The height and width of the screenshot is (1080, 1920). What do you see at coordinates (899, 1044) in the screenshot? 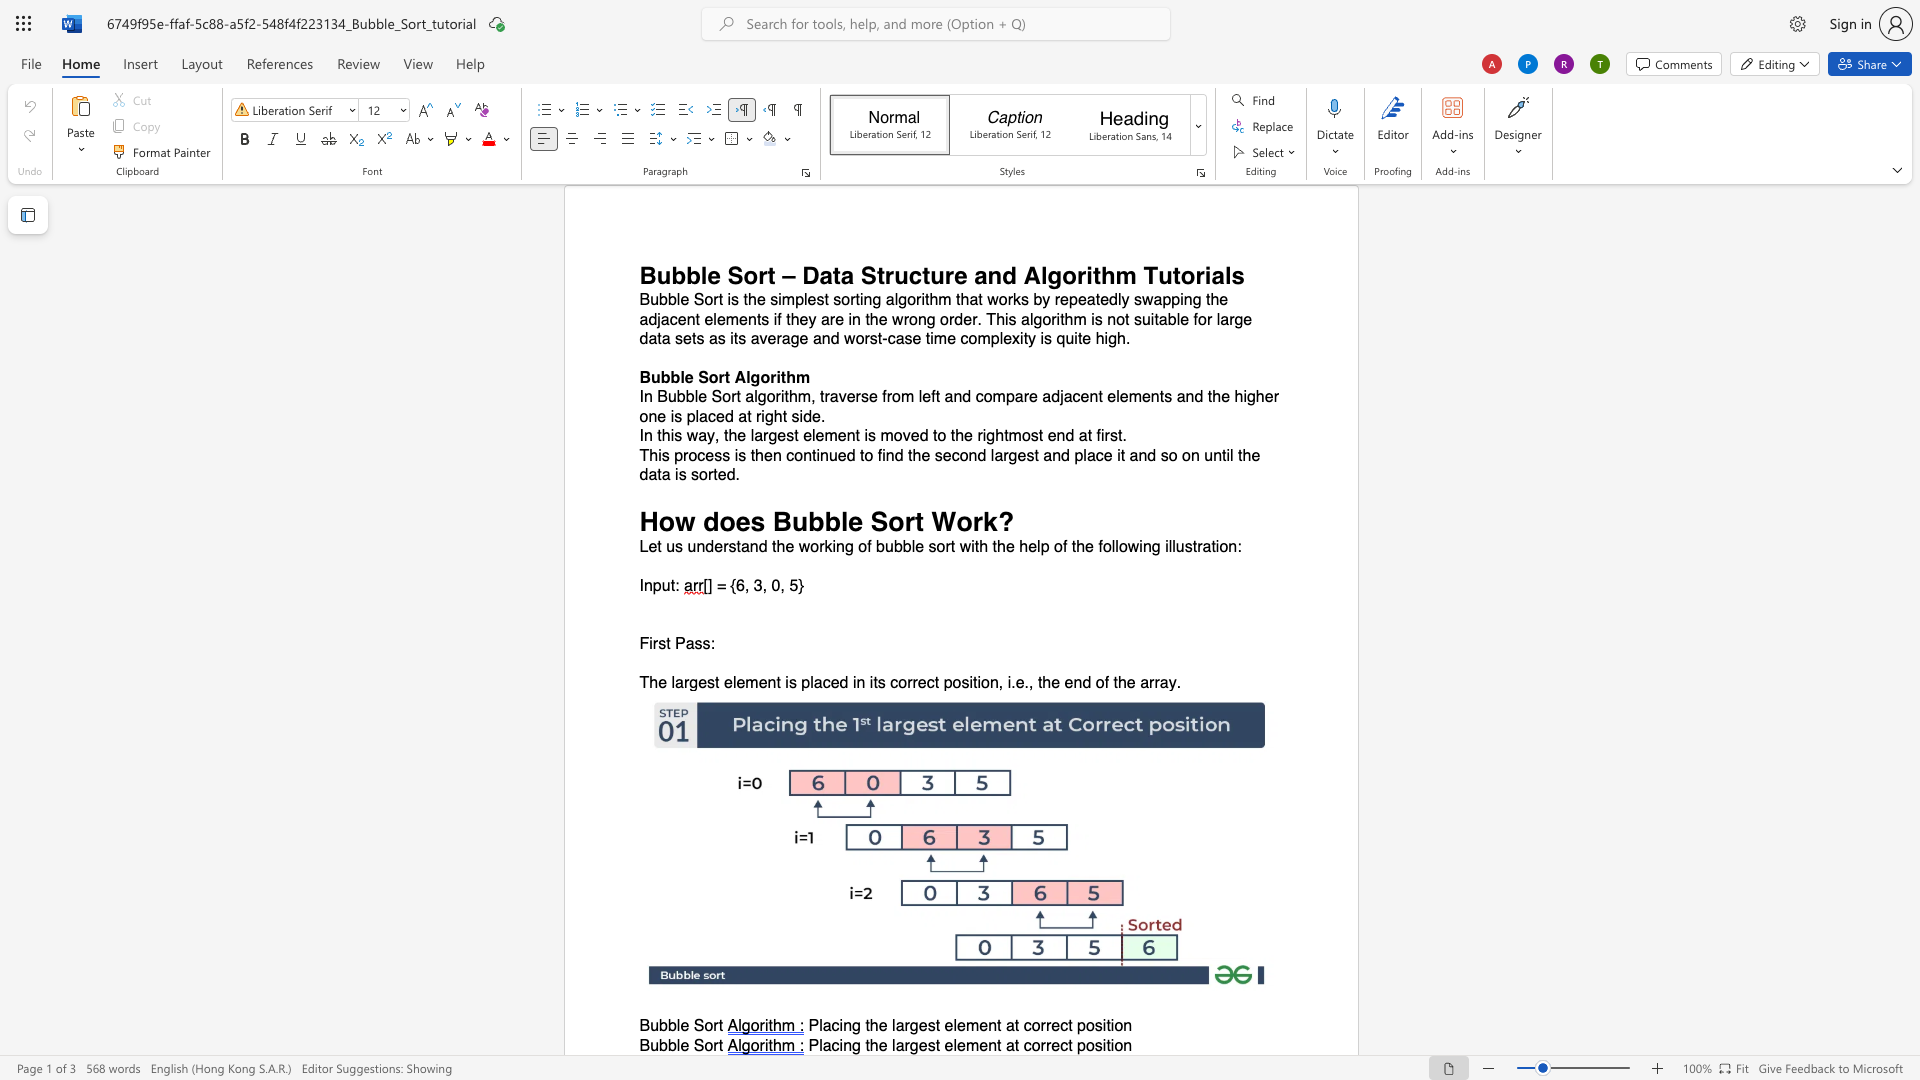
I see `the 2th character "a" in the text` at bounding box center [899, 1044].